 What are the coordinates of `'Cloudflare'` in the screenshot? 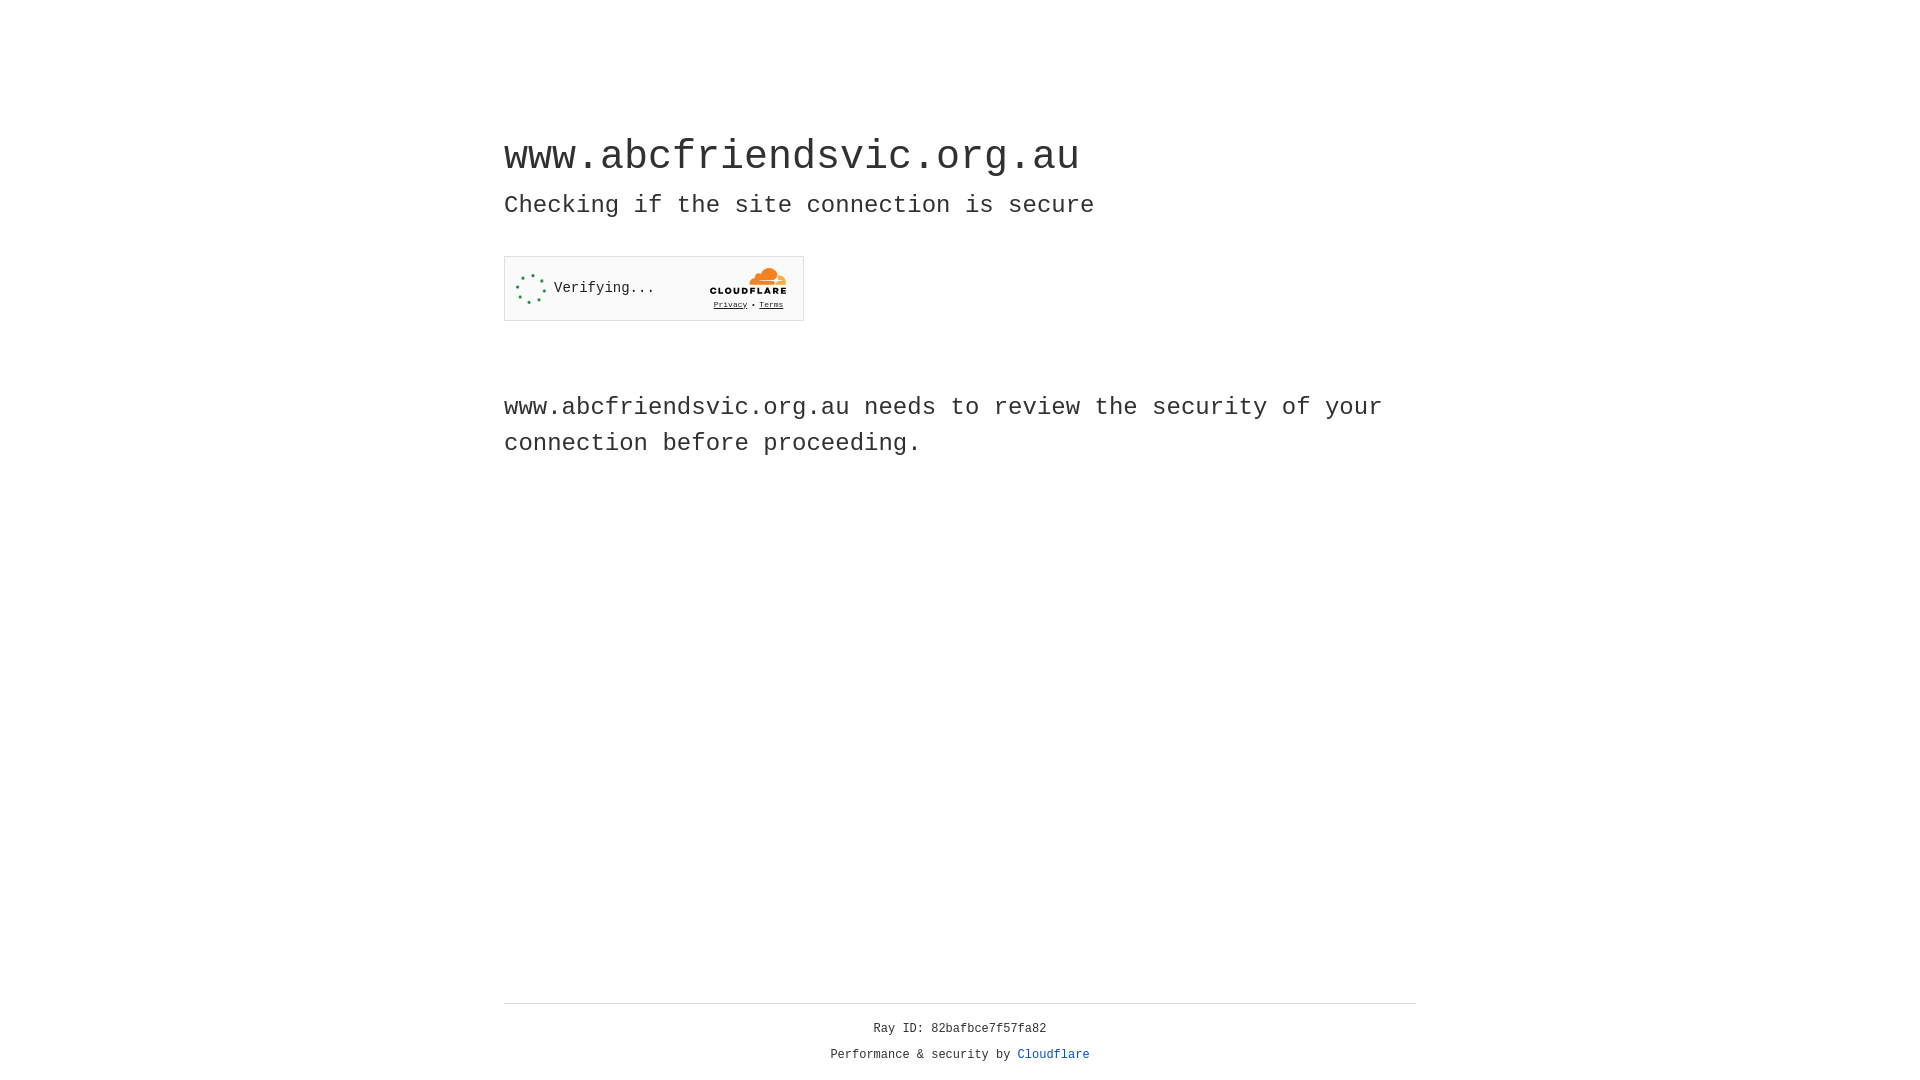 It's located at (1053, 1054).